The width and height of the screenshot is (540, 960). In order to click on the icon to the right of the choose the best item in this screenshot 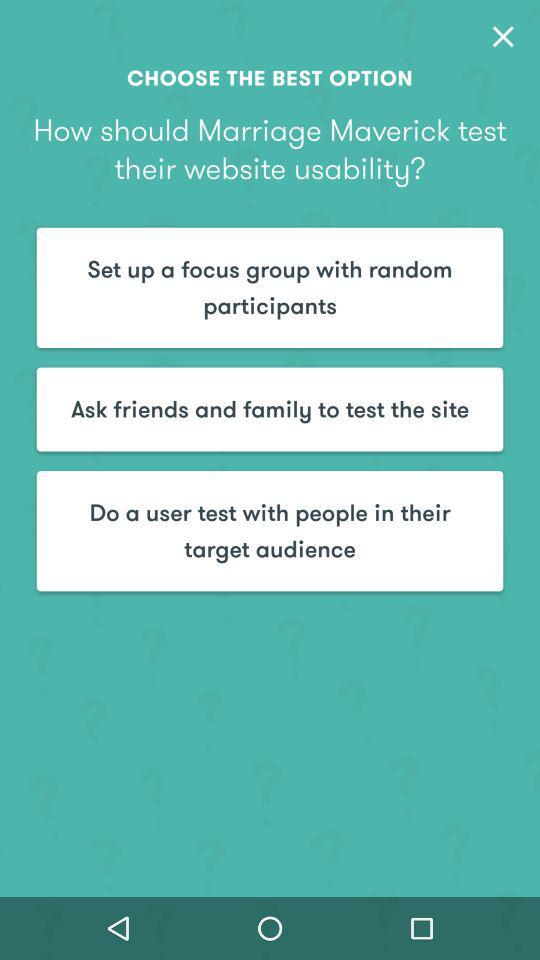, I will do `click(502, 35)`.